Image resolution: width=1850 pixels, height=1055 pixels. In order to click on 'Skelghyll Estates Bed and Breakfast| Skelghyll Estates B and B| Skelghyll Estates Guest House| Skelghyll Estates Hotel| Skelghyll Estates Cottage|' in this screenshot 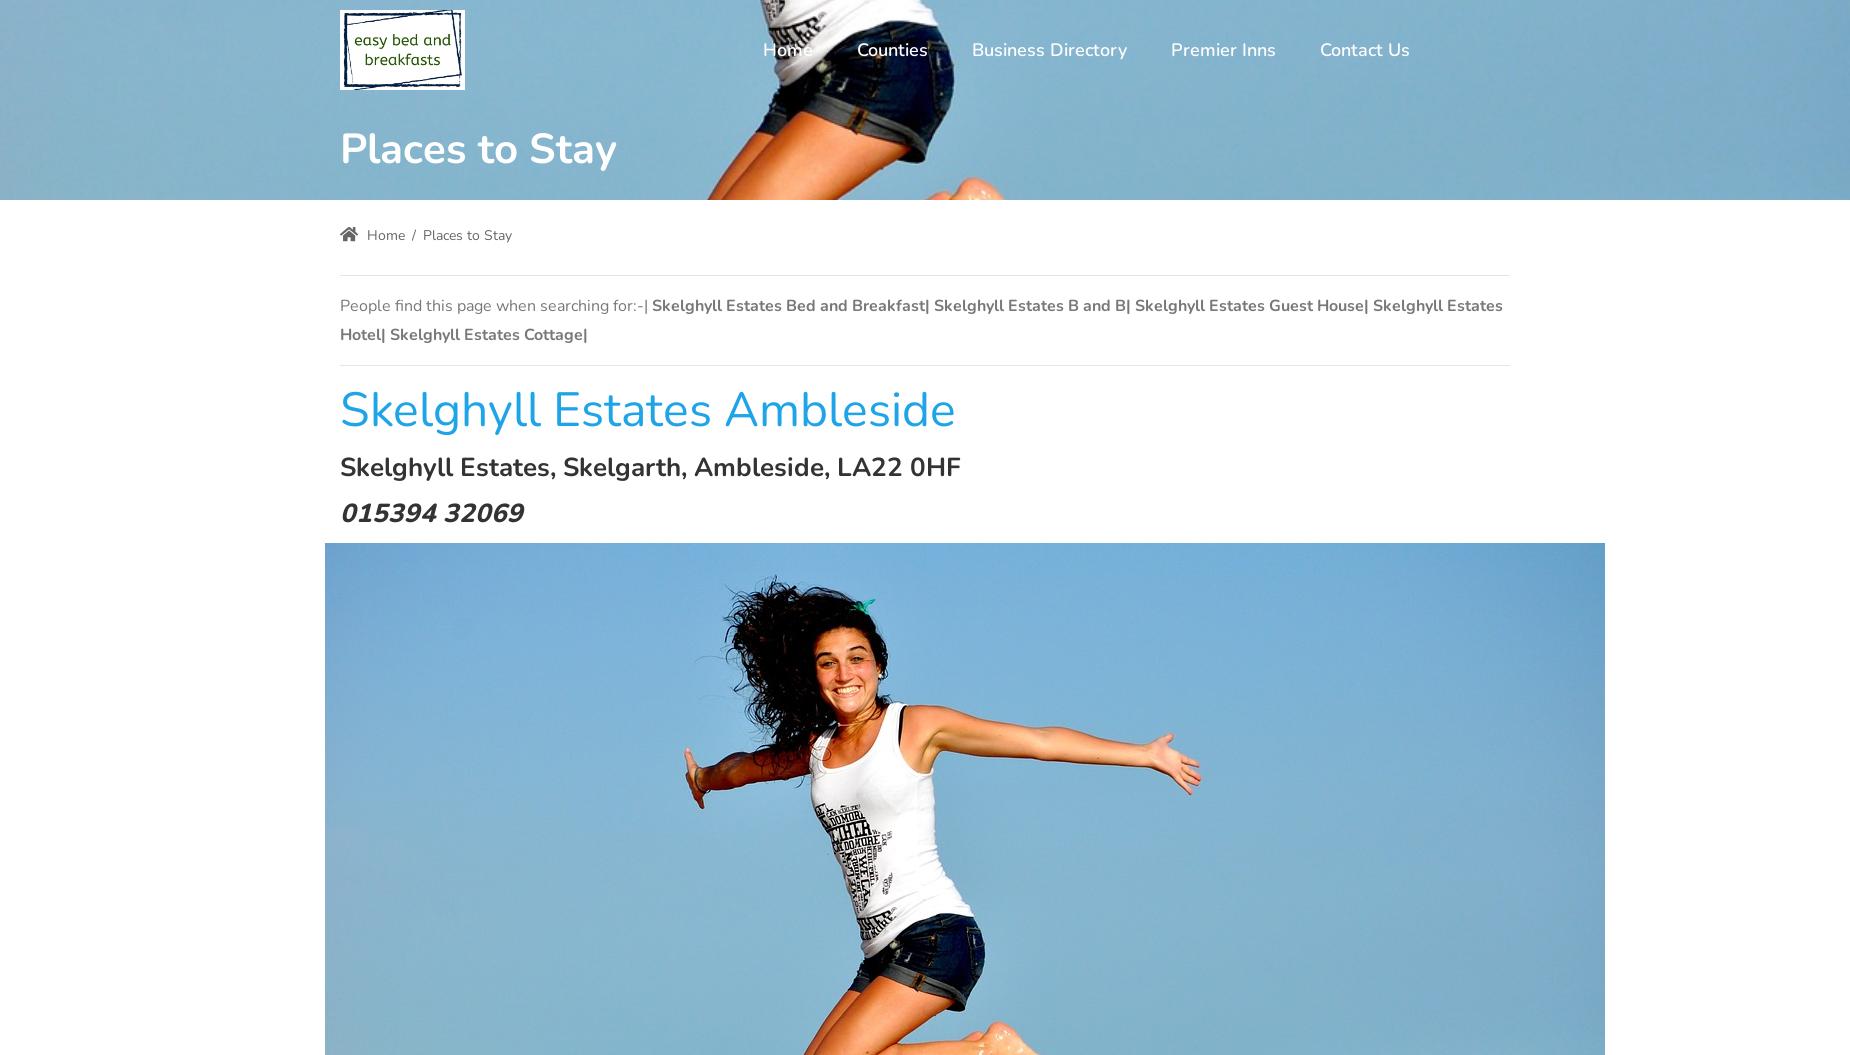, I will do `click(339, 318)`.